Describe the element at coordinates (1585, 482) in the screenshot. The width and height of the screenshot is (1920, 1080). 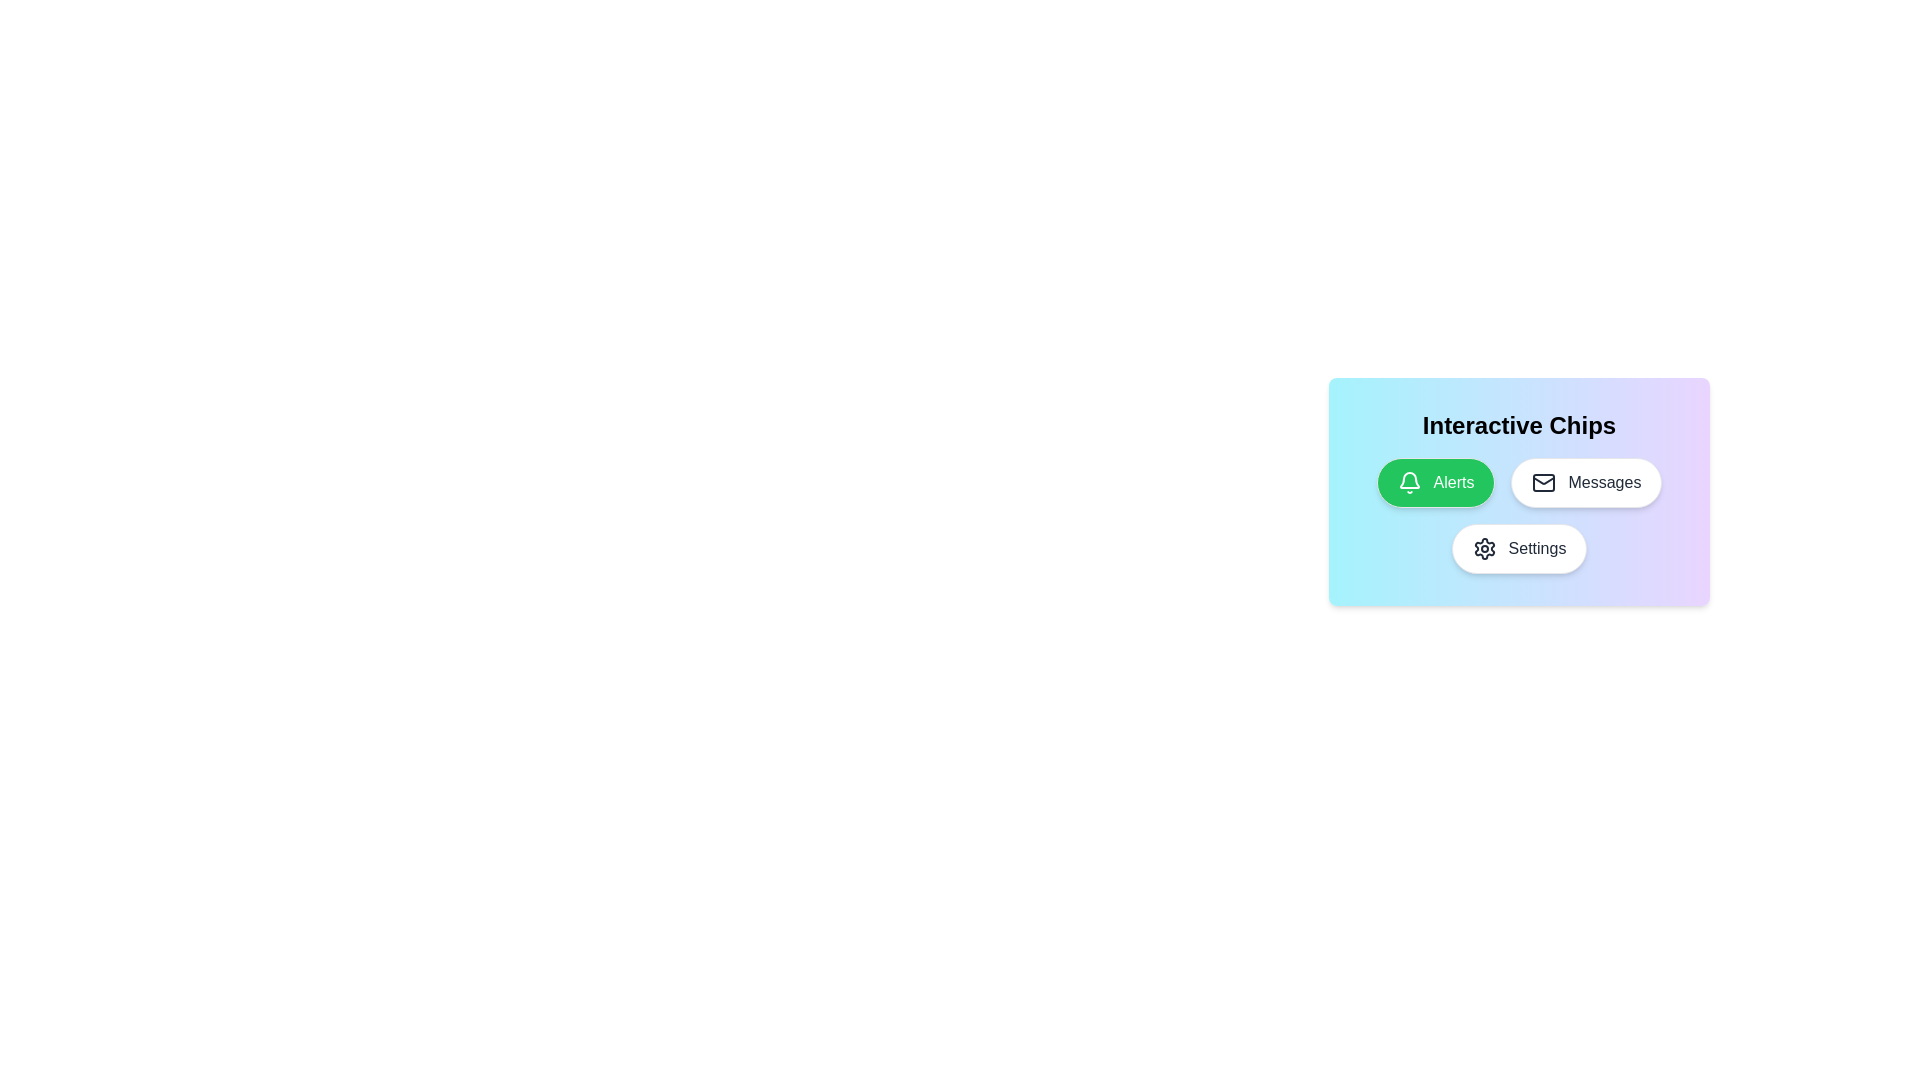
I see `the chip labeled Messages to toggle its selection state` at that location.